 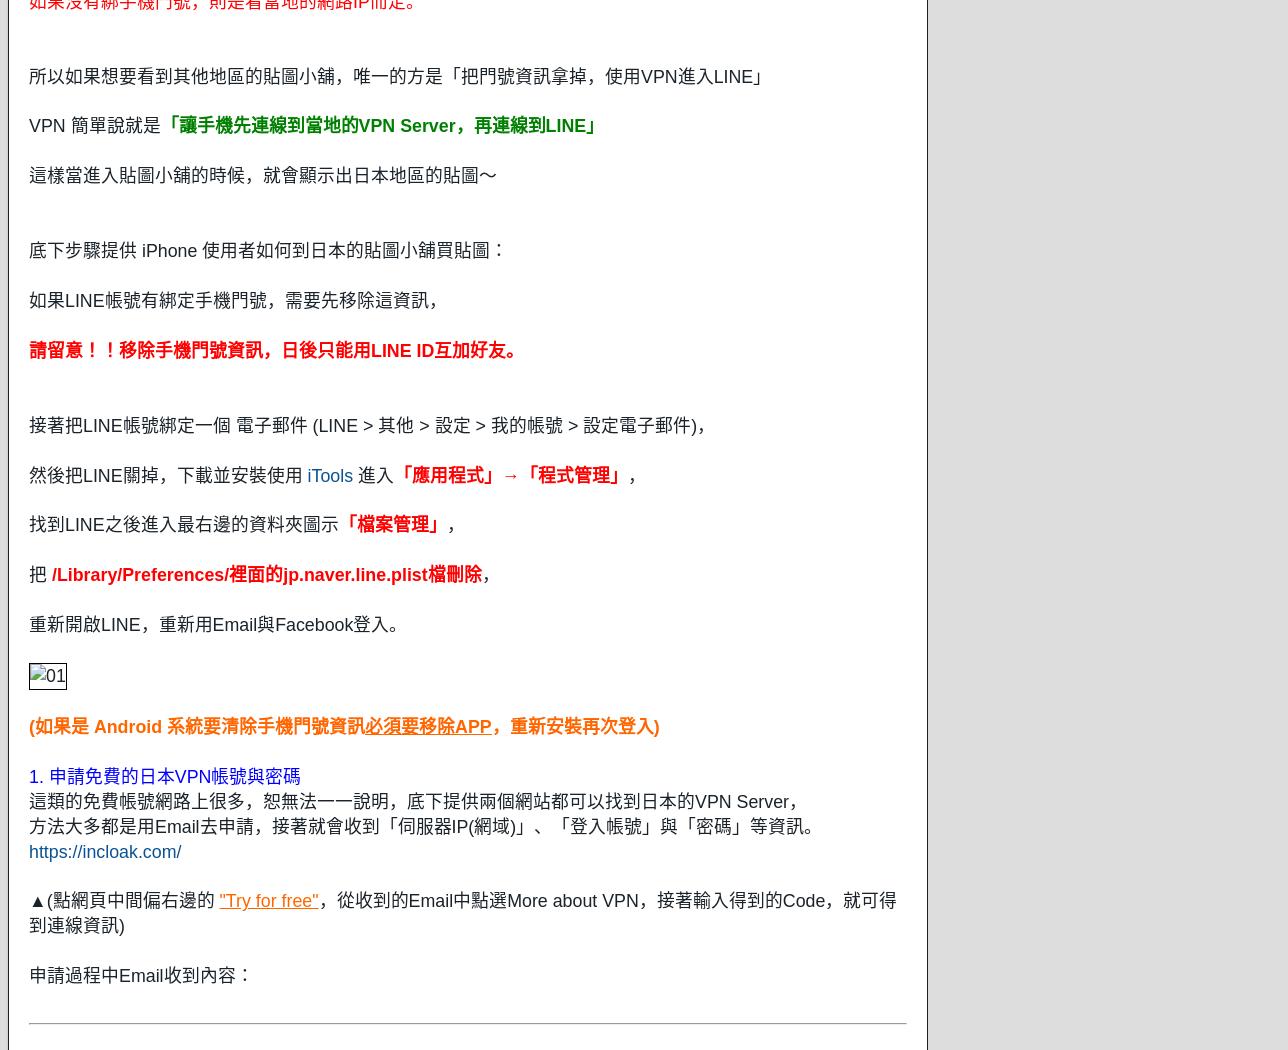 What do you see at coordinates (217, 624) in the screenshot?
I see `'重新開啟LINE，重新用Email與Facebook登入。'` at bounding box center [217, 624].